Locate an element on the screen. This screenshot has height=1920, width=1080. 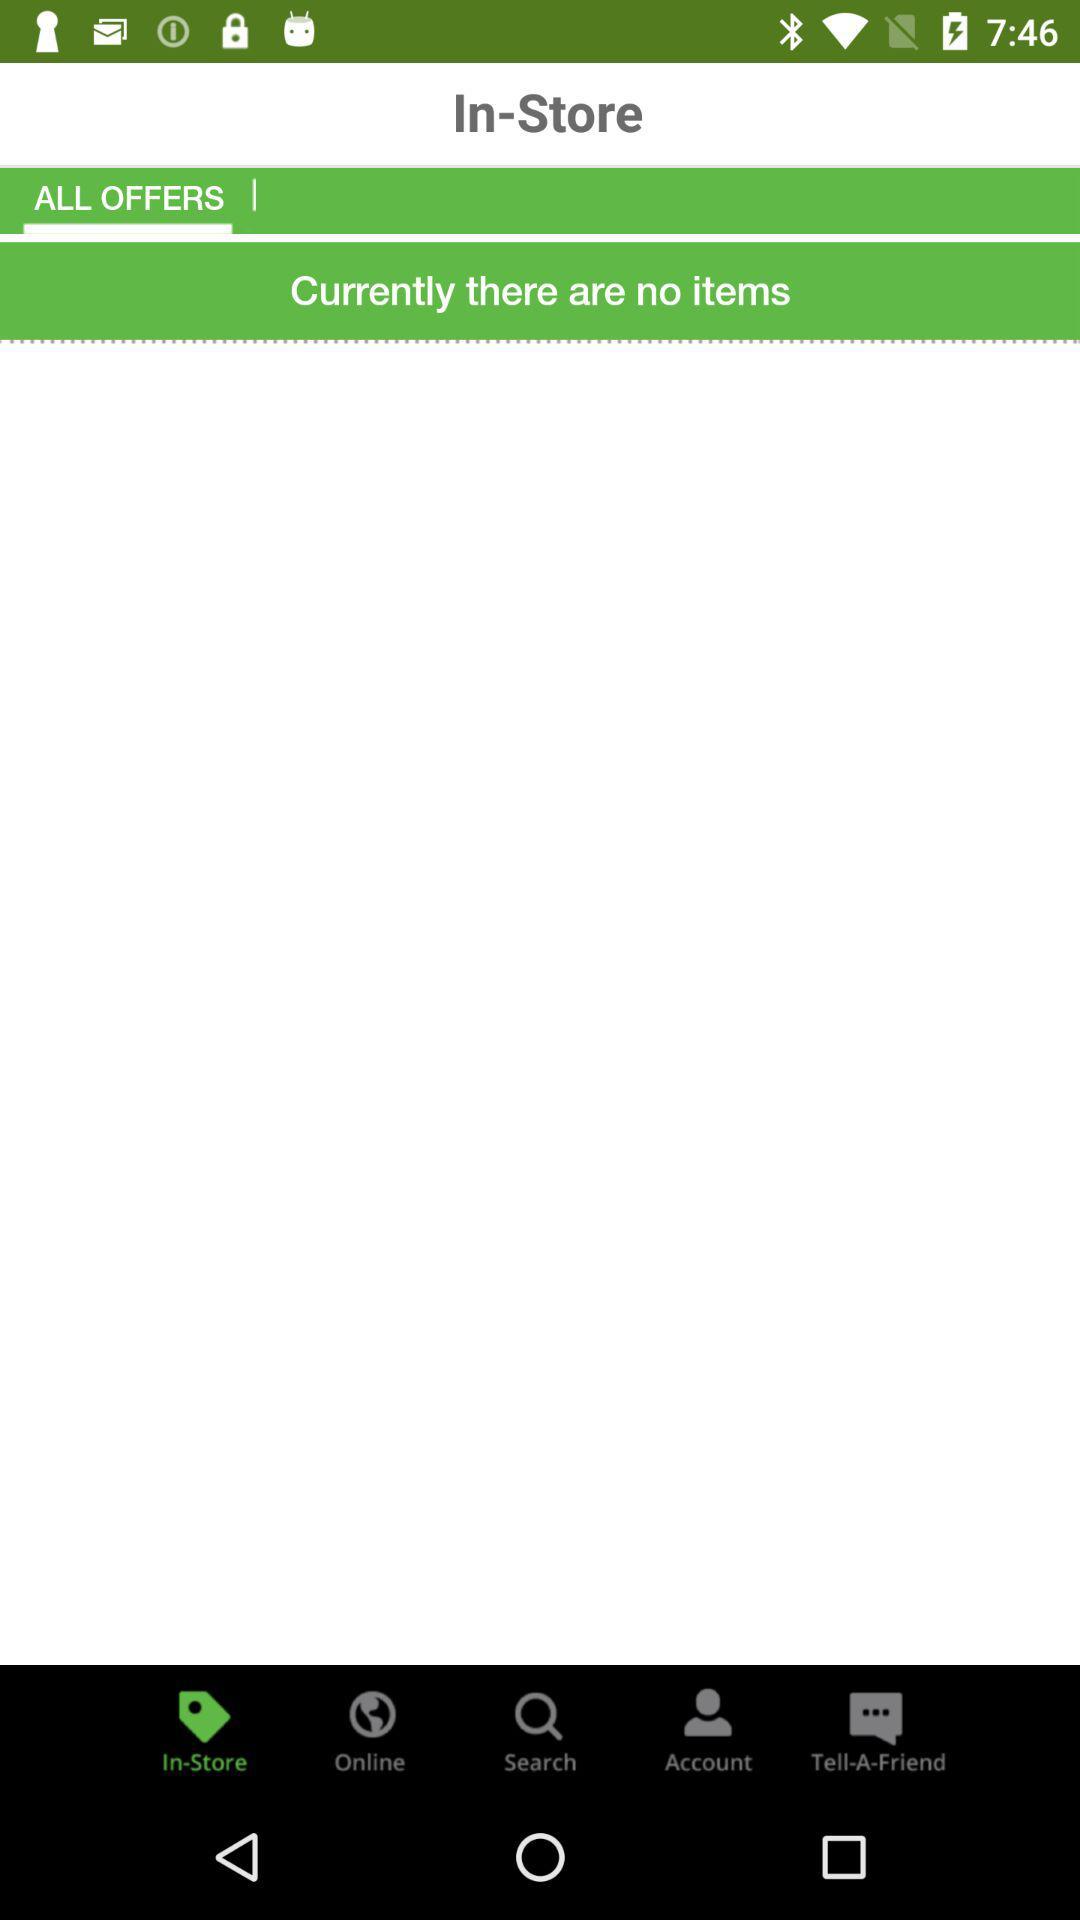
search toolbar is located at coordinates (540, 1728).